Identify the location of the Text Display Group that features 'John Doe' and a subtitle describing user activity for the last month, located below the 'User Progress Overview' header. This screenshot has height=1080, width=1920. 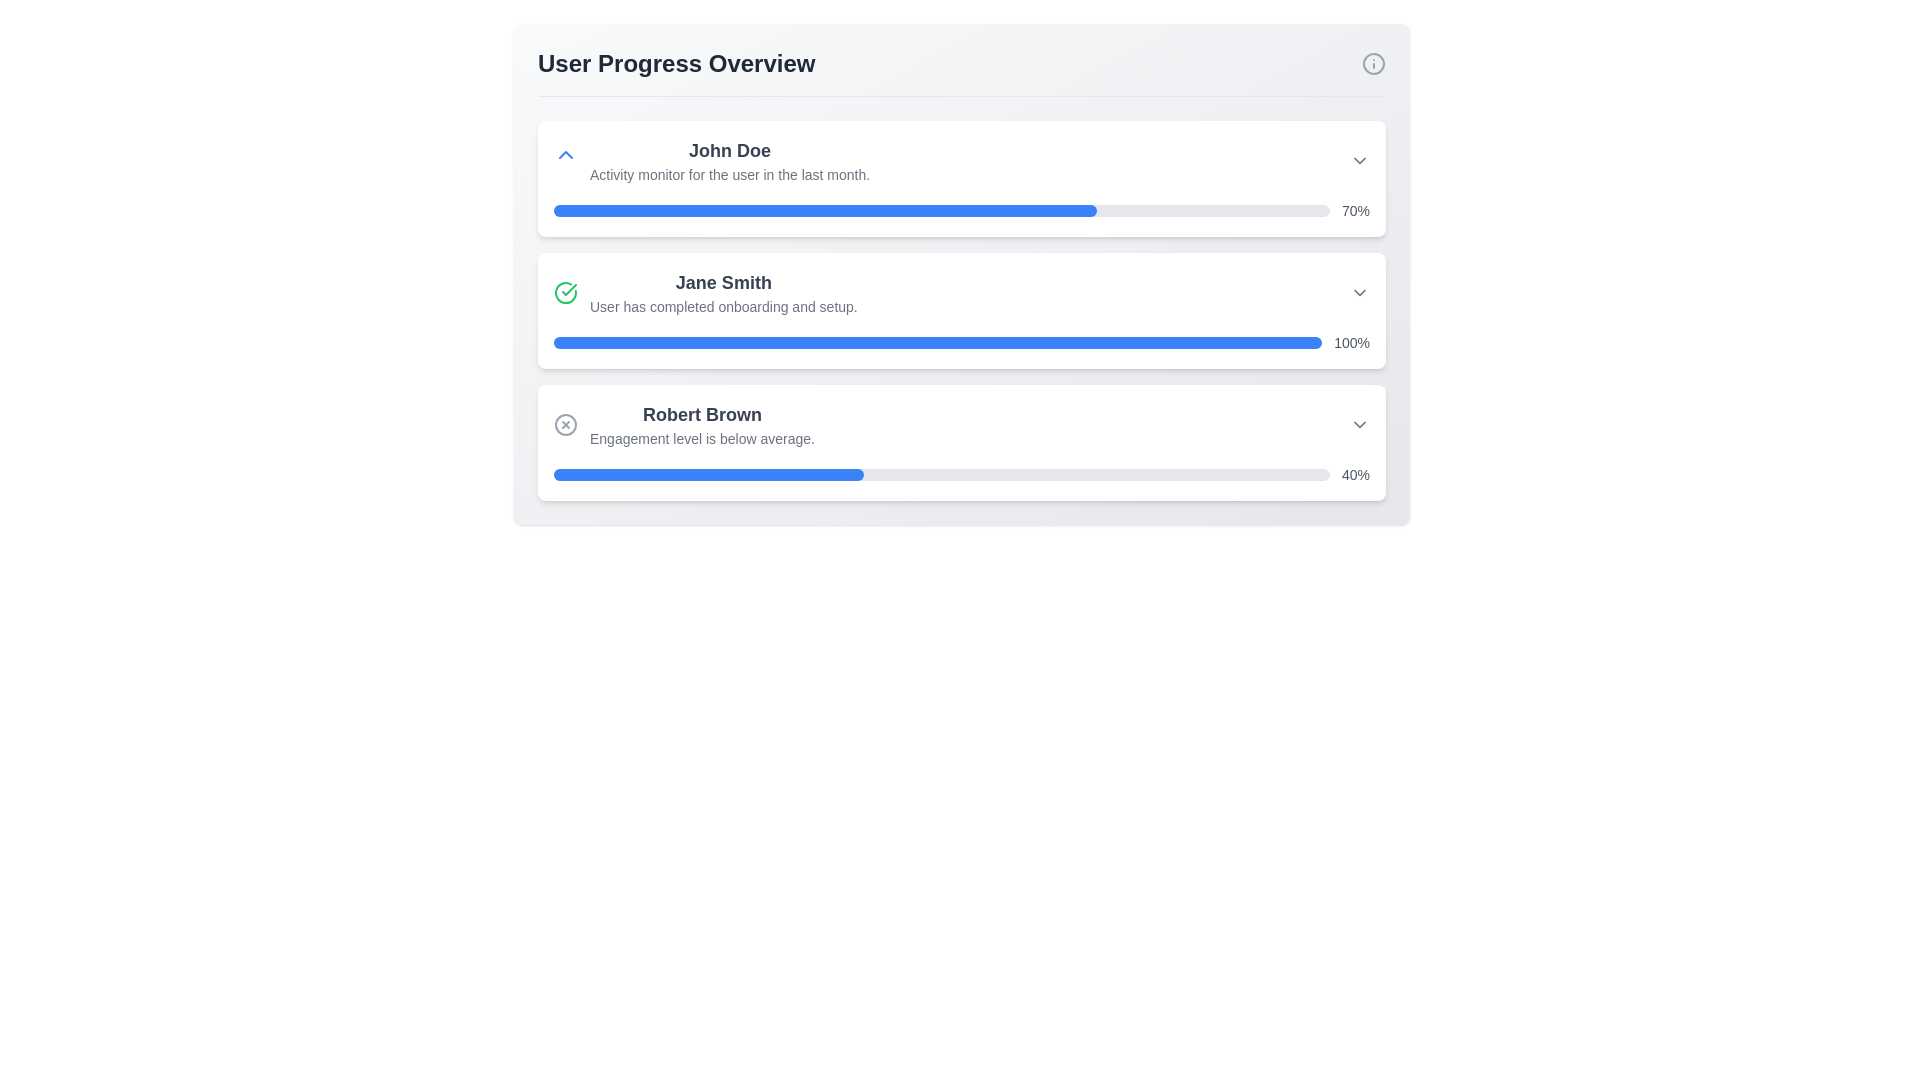
(728, 160).